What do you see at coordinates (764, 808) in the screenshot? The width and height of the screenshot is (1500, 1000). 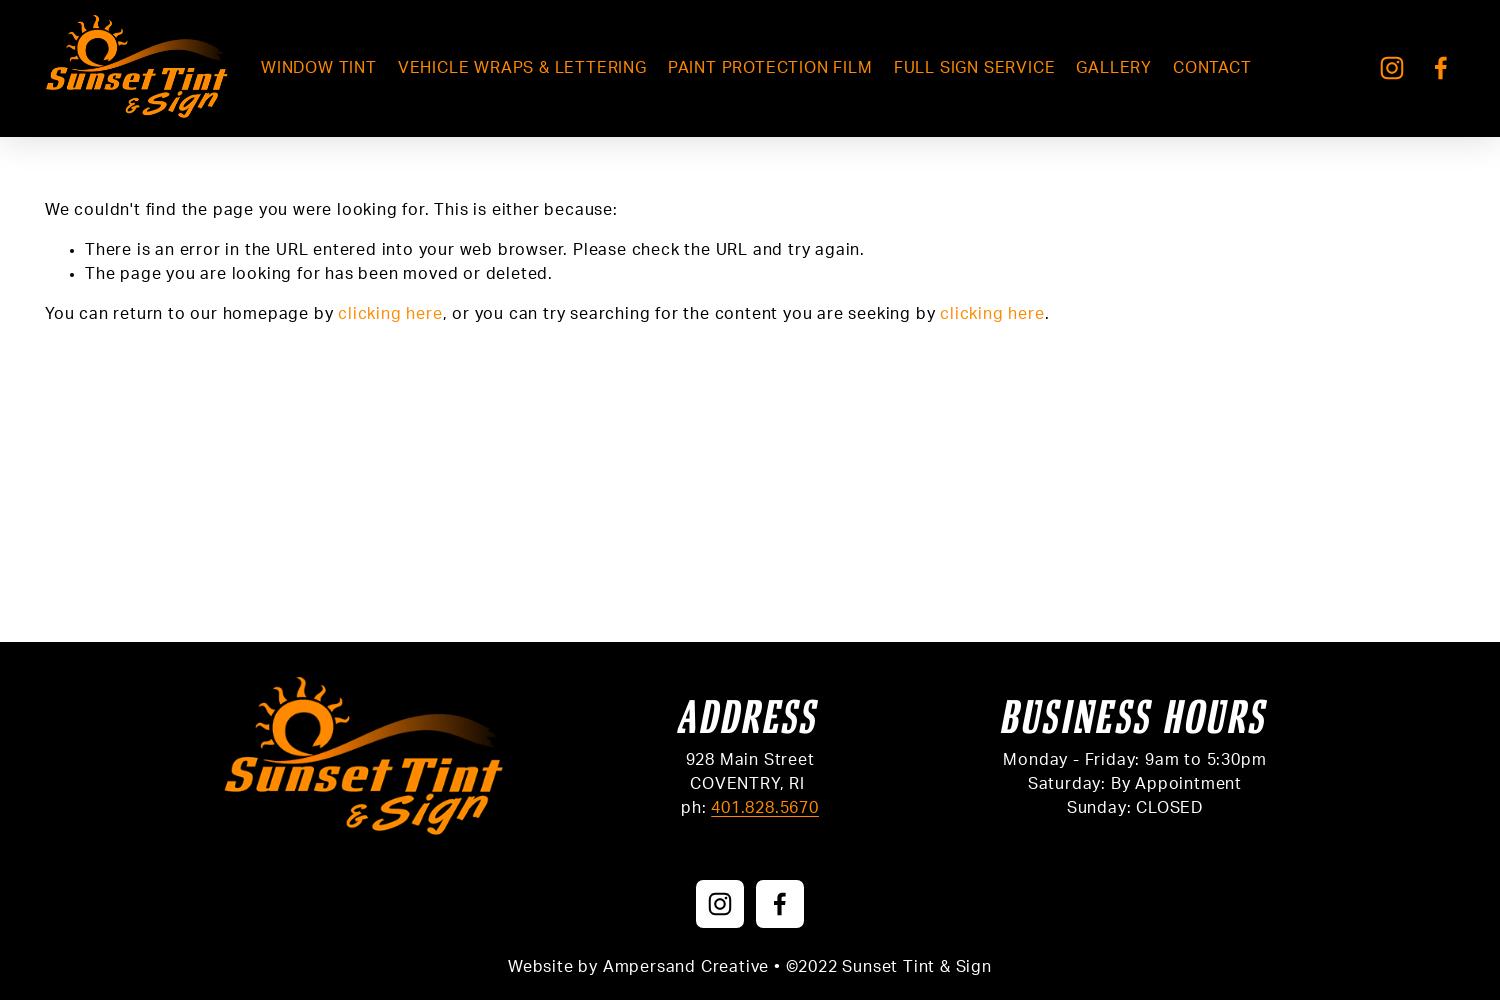 I see `'401.828.5670'` at bounding box center [764, 808].